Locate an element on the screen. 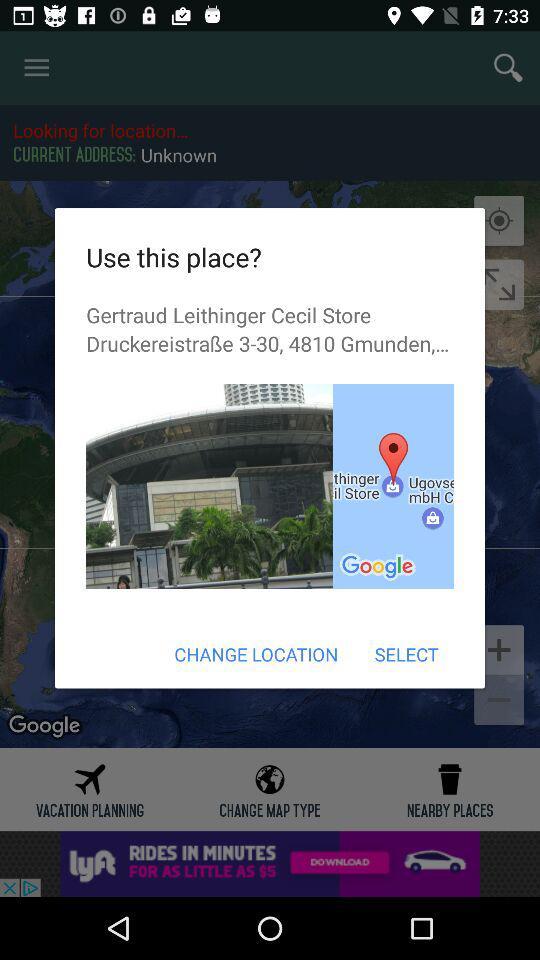  the icon to the left of select icon is located at coordinates (256, 653).